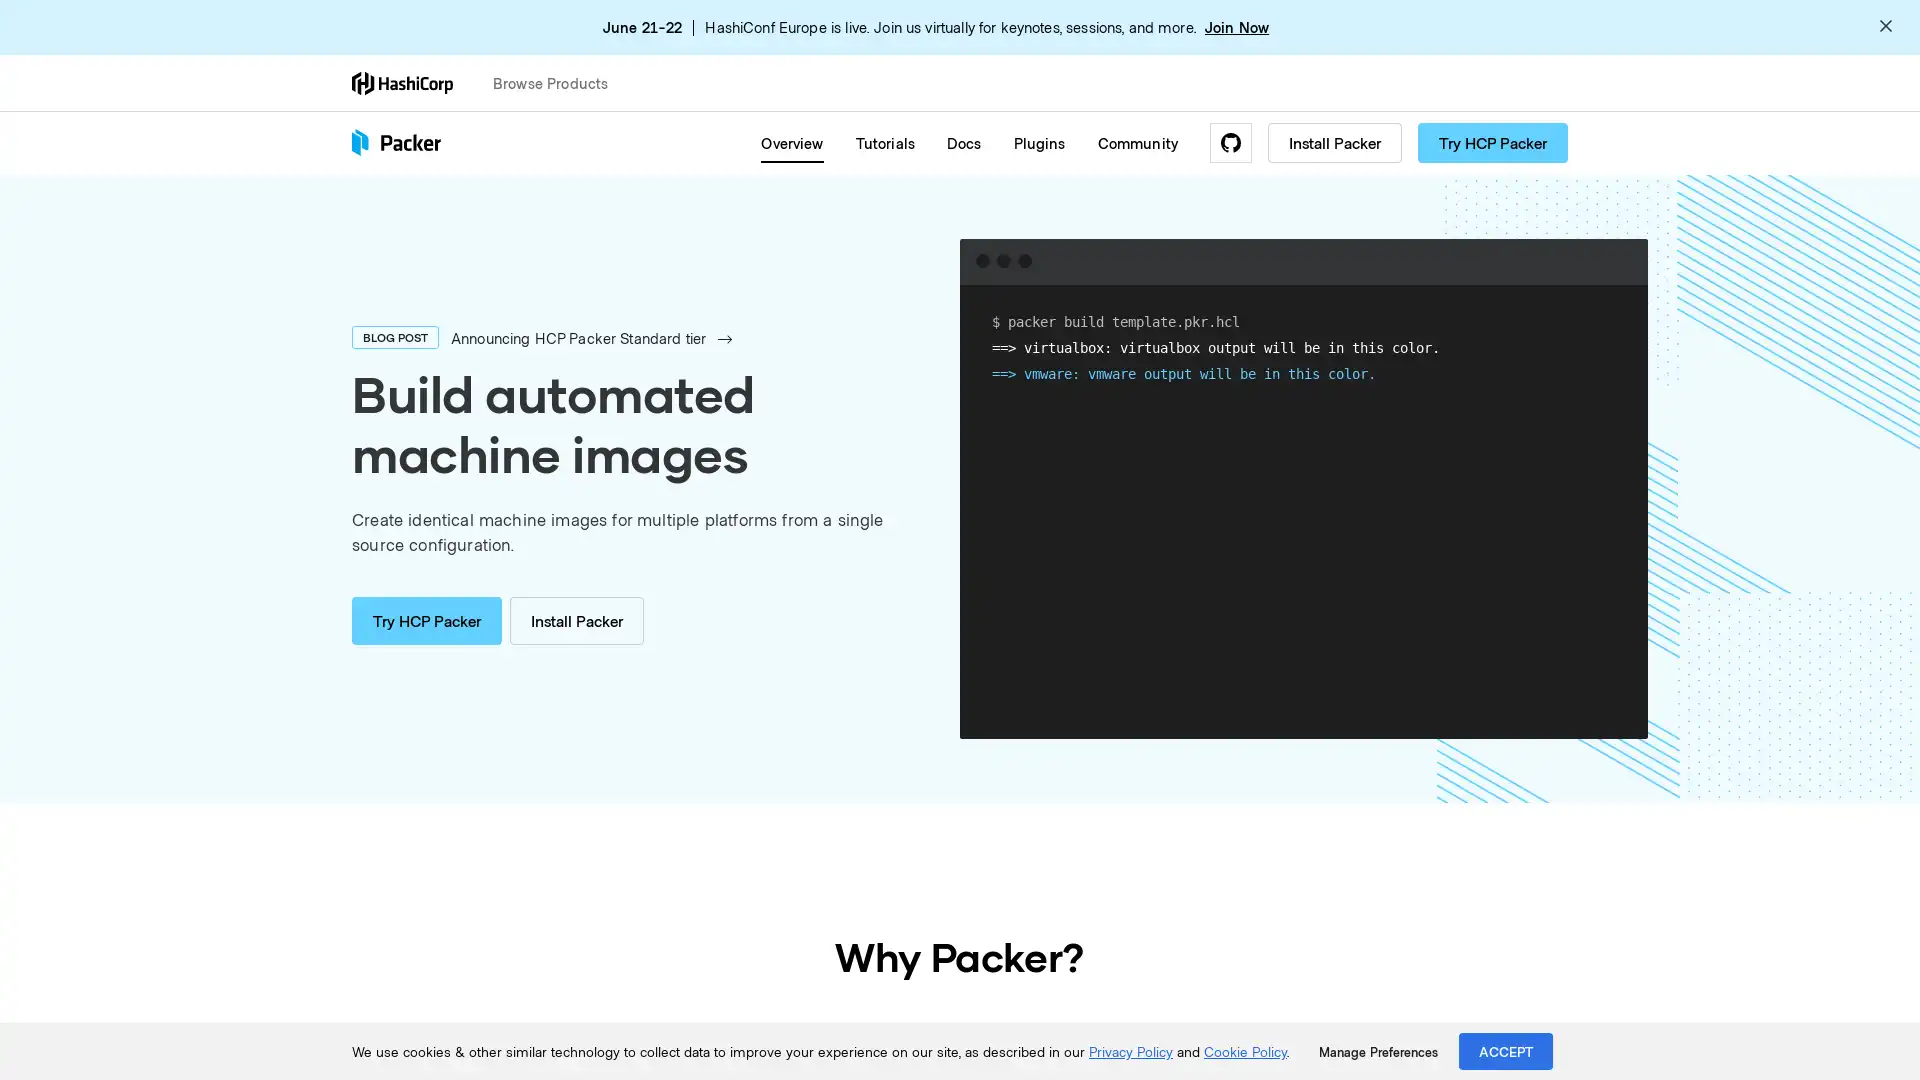  Describe the element at coordinates (1885, 27) in the screenshot. I see `Dismiss alert` at that location.